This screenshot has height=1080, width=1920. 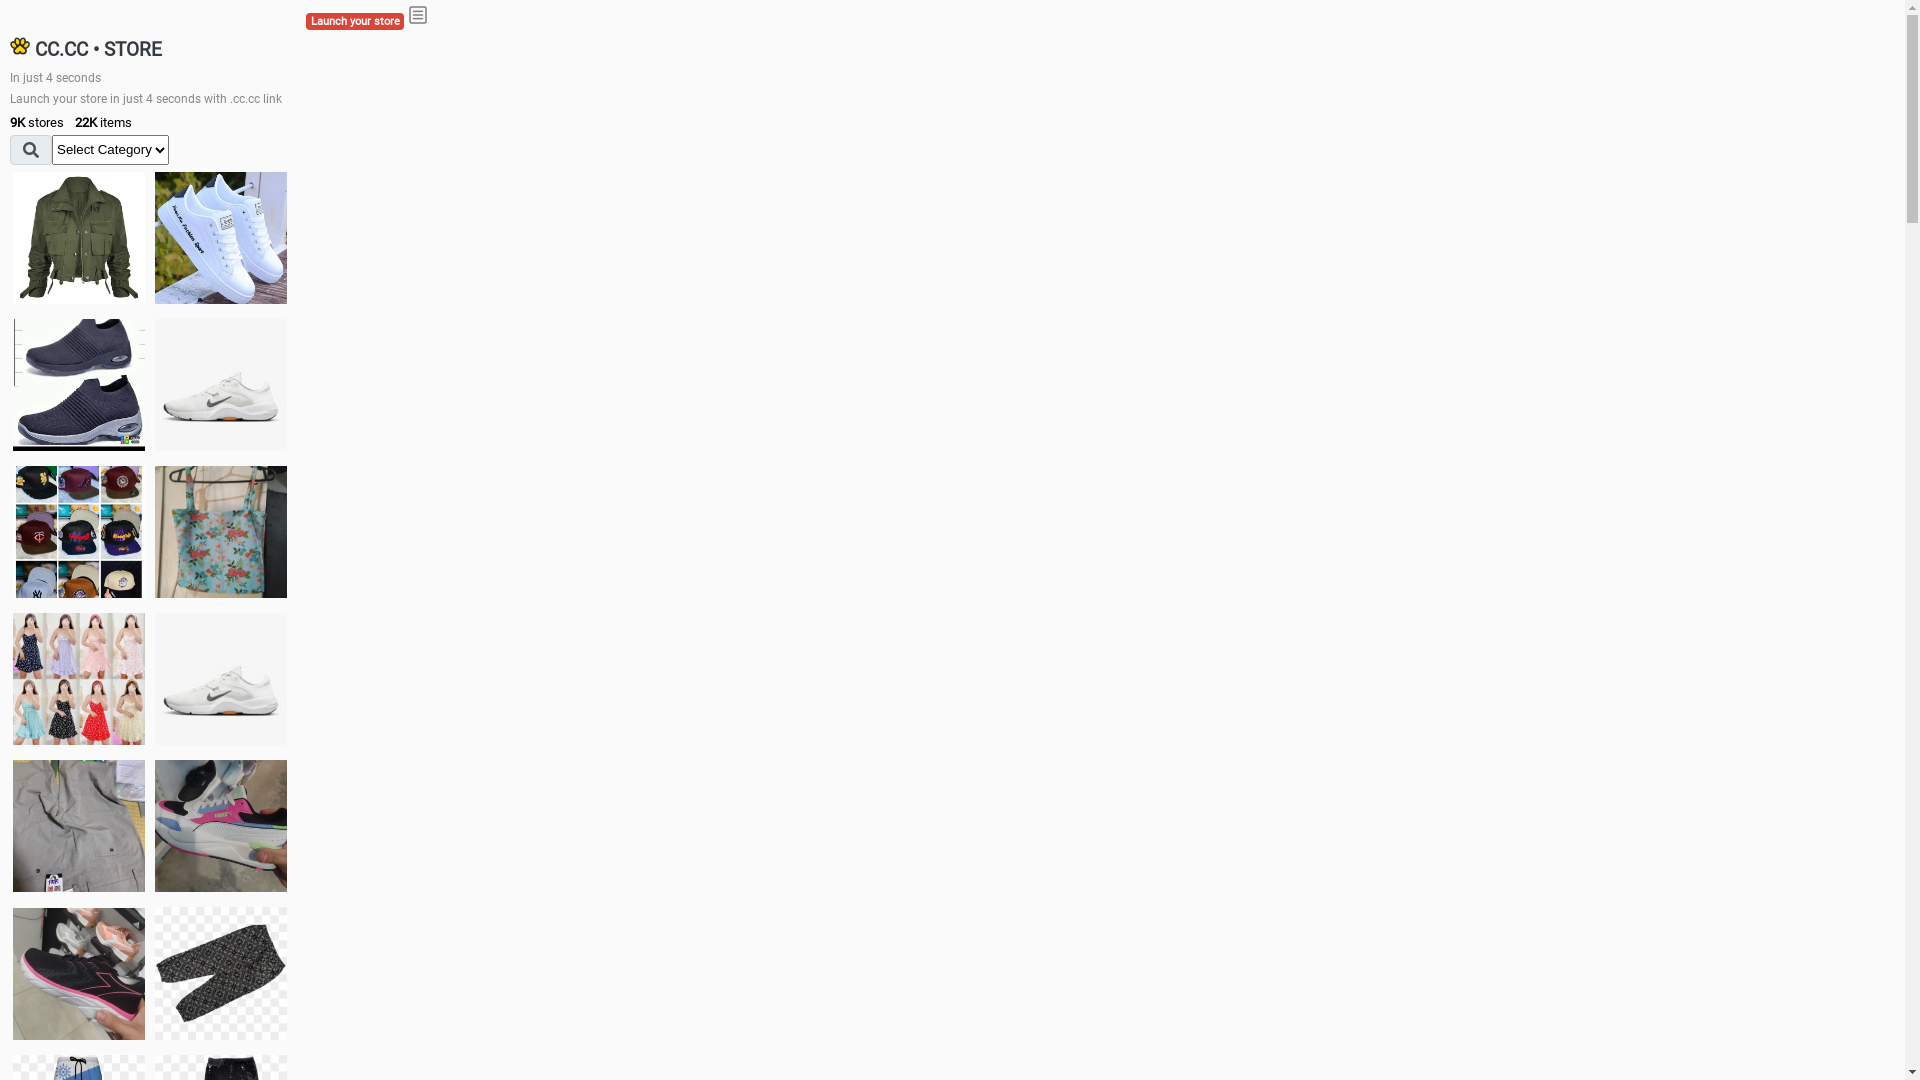 What do you see at coordinates (13, 973) in the screenshot?
I see `'Zapatillas'` at bounding box center [13, 973].